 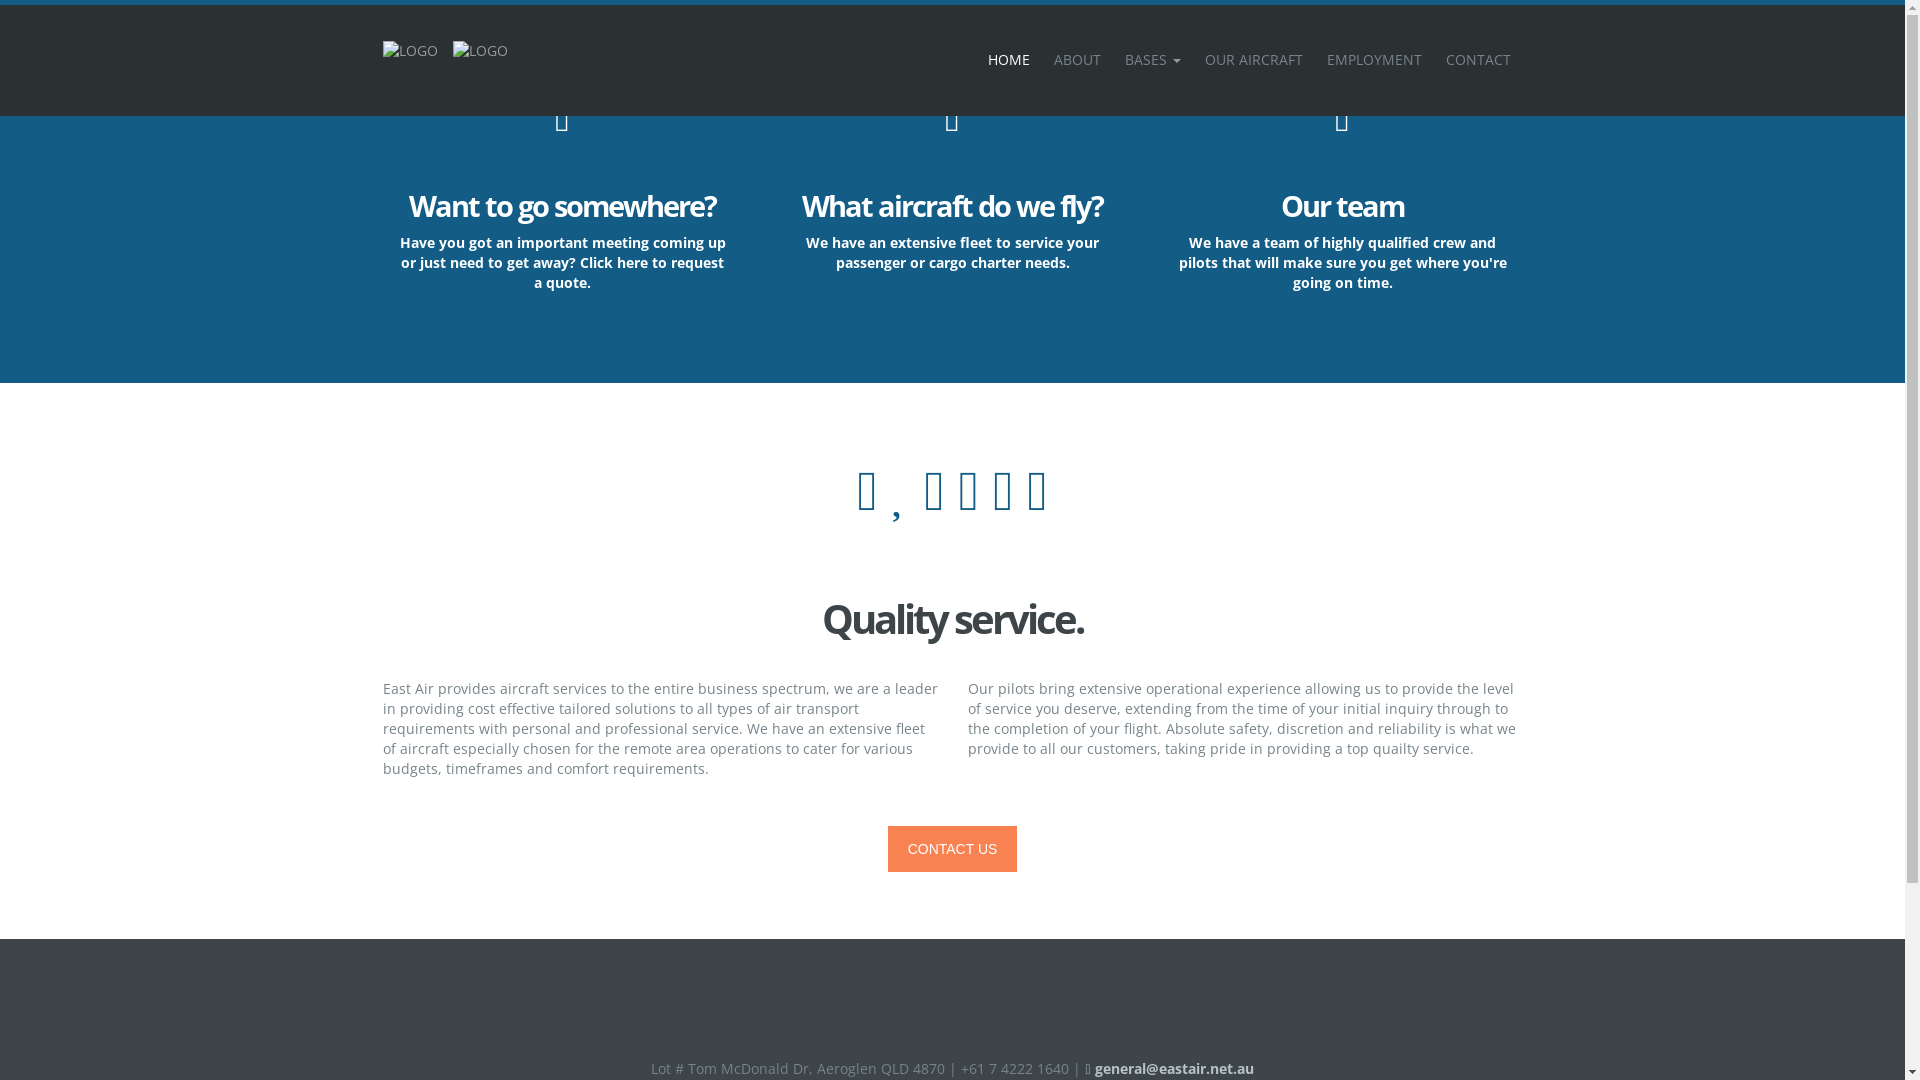 I want to click on 'BASES', so click(x=1152, y=59).